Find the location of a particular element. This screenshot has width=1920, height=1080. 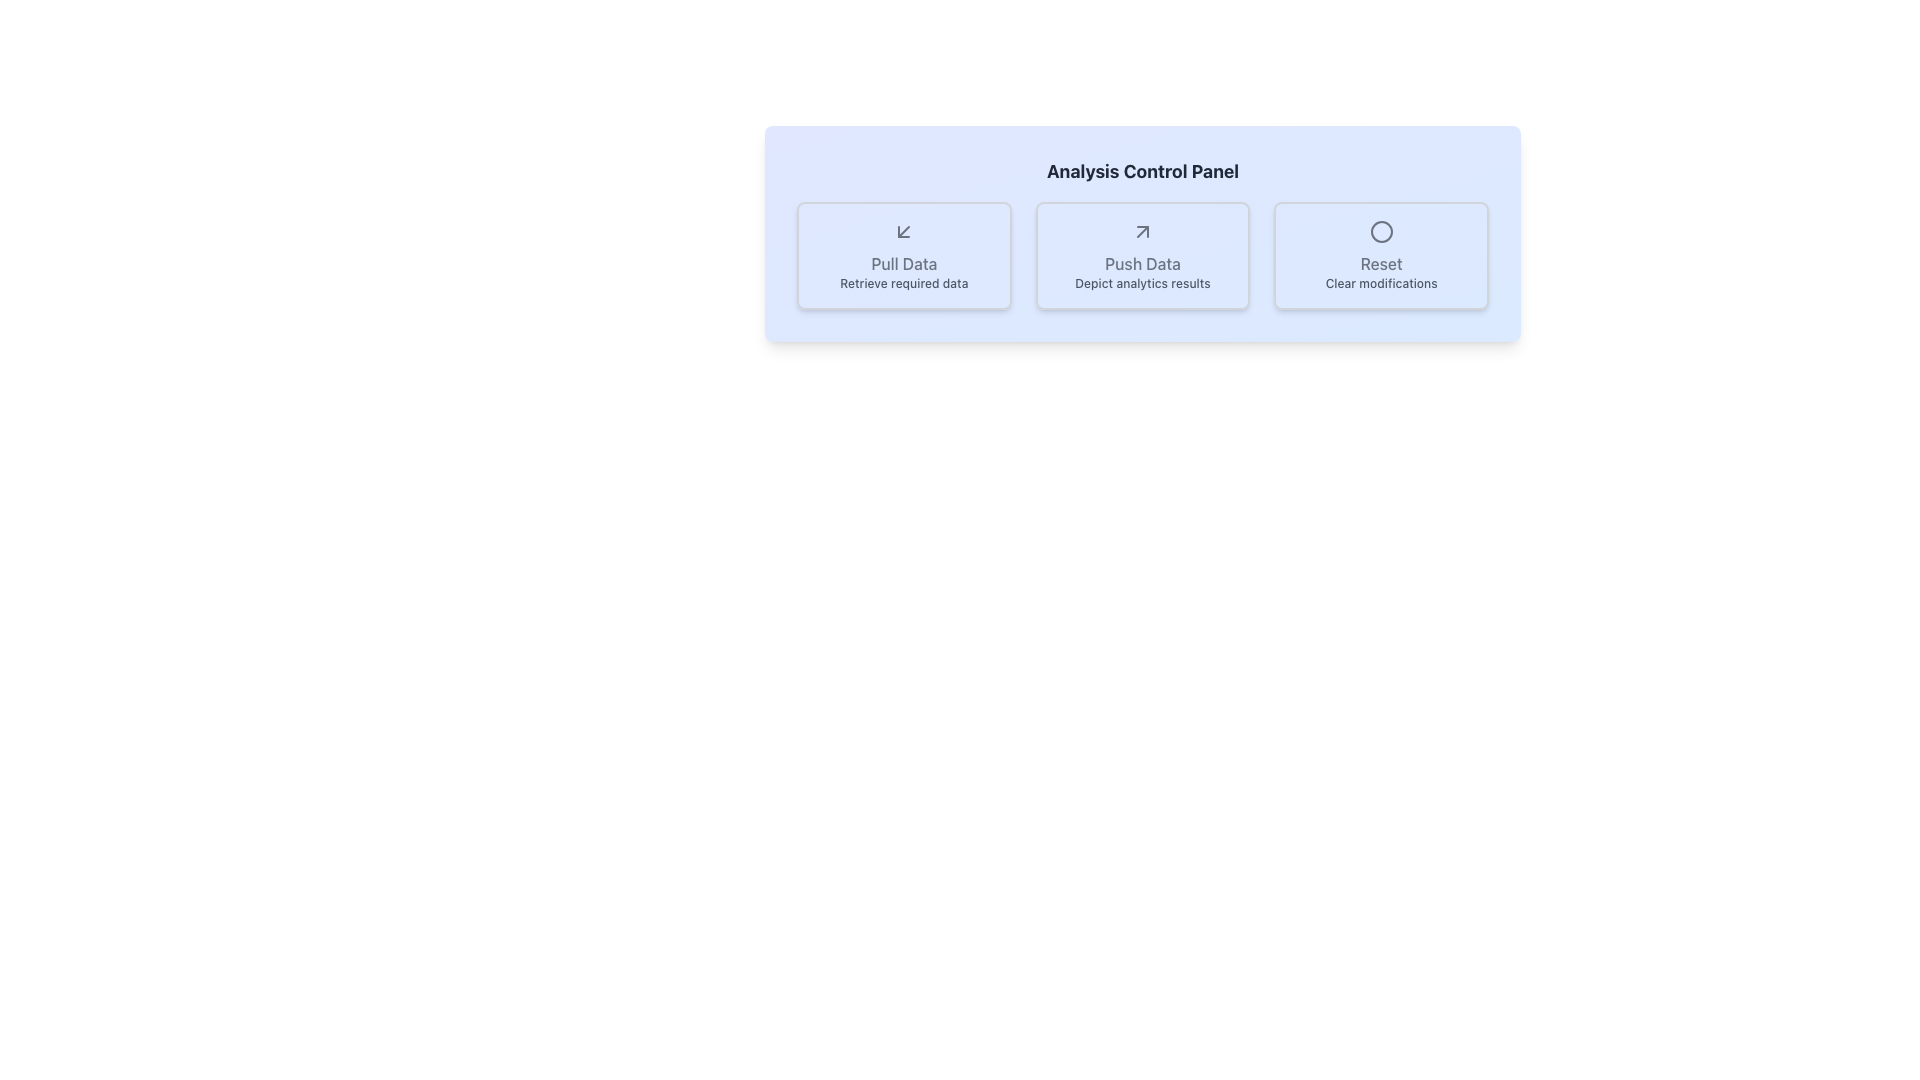

the text label indicating 'Pushing Data' located in the middle tile of the horizontal layout under the decorative arrow icon and above the descriptive tagline in the 'Depict analytics results' section is located at coordinates (1142, 262).